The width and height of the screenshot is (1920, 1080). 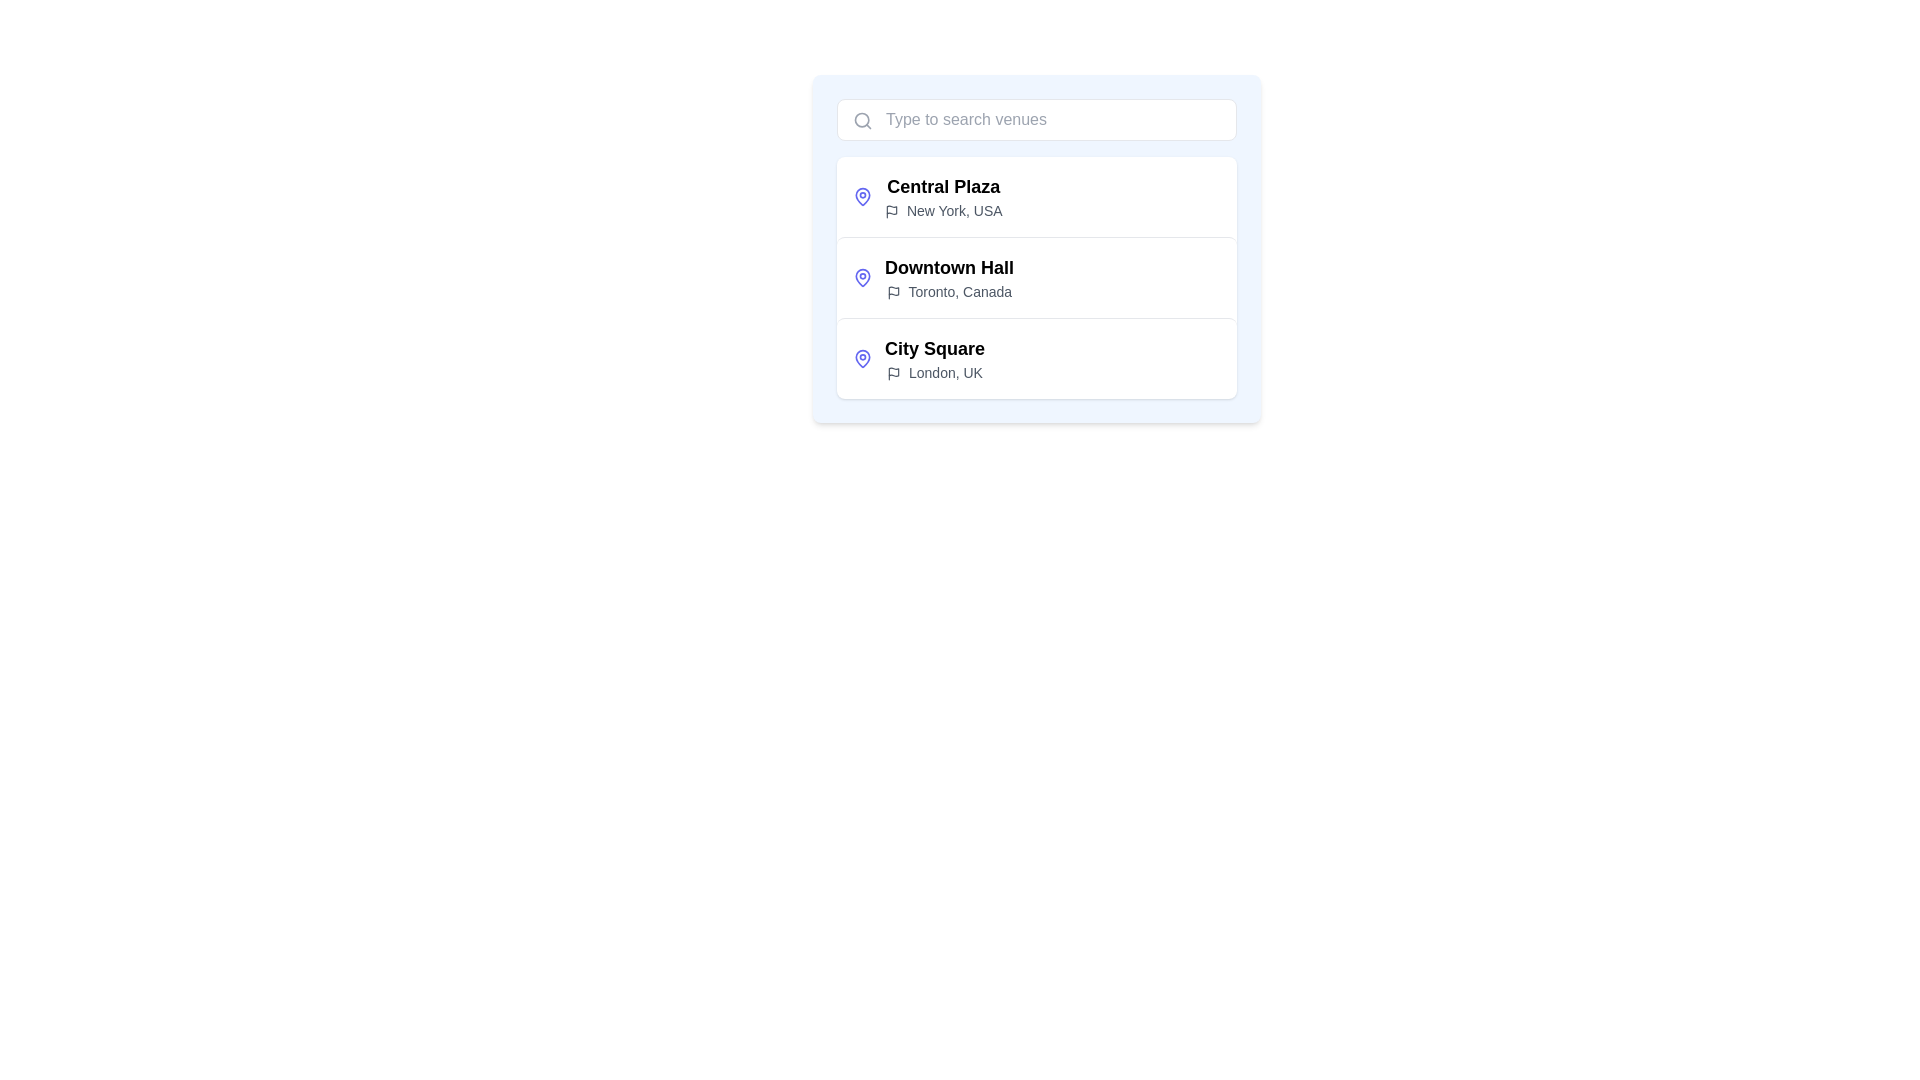 What do you see at coordinates (1036, 277) in the screenshot?
I see `the second venue entry labeled 'Downtown Hall'` at bounding box center [1036, 277].